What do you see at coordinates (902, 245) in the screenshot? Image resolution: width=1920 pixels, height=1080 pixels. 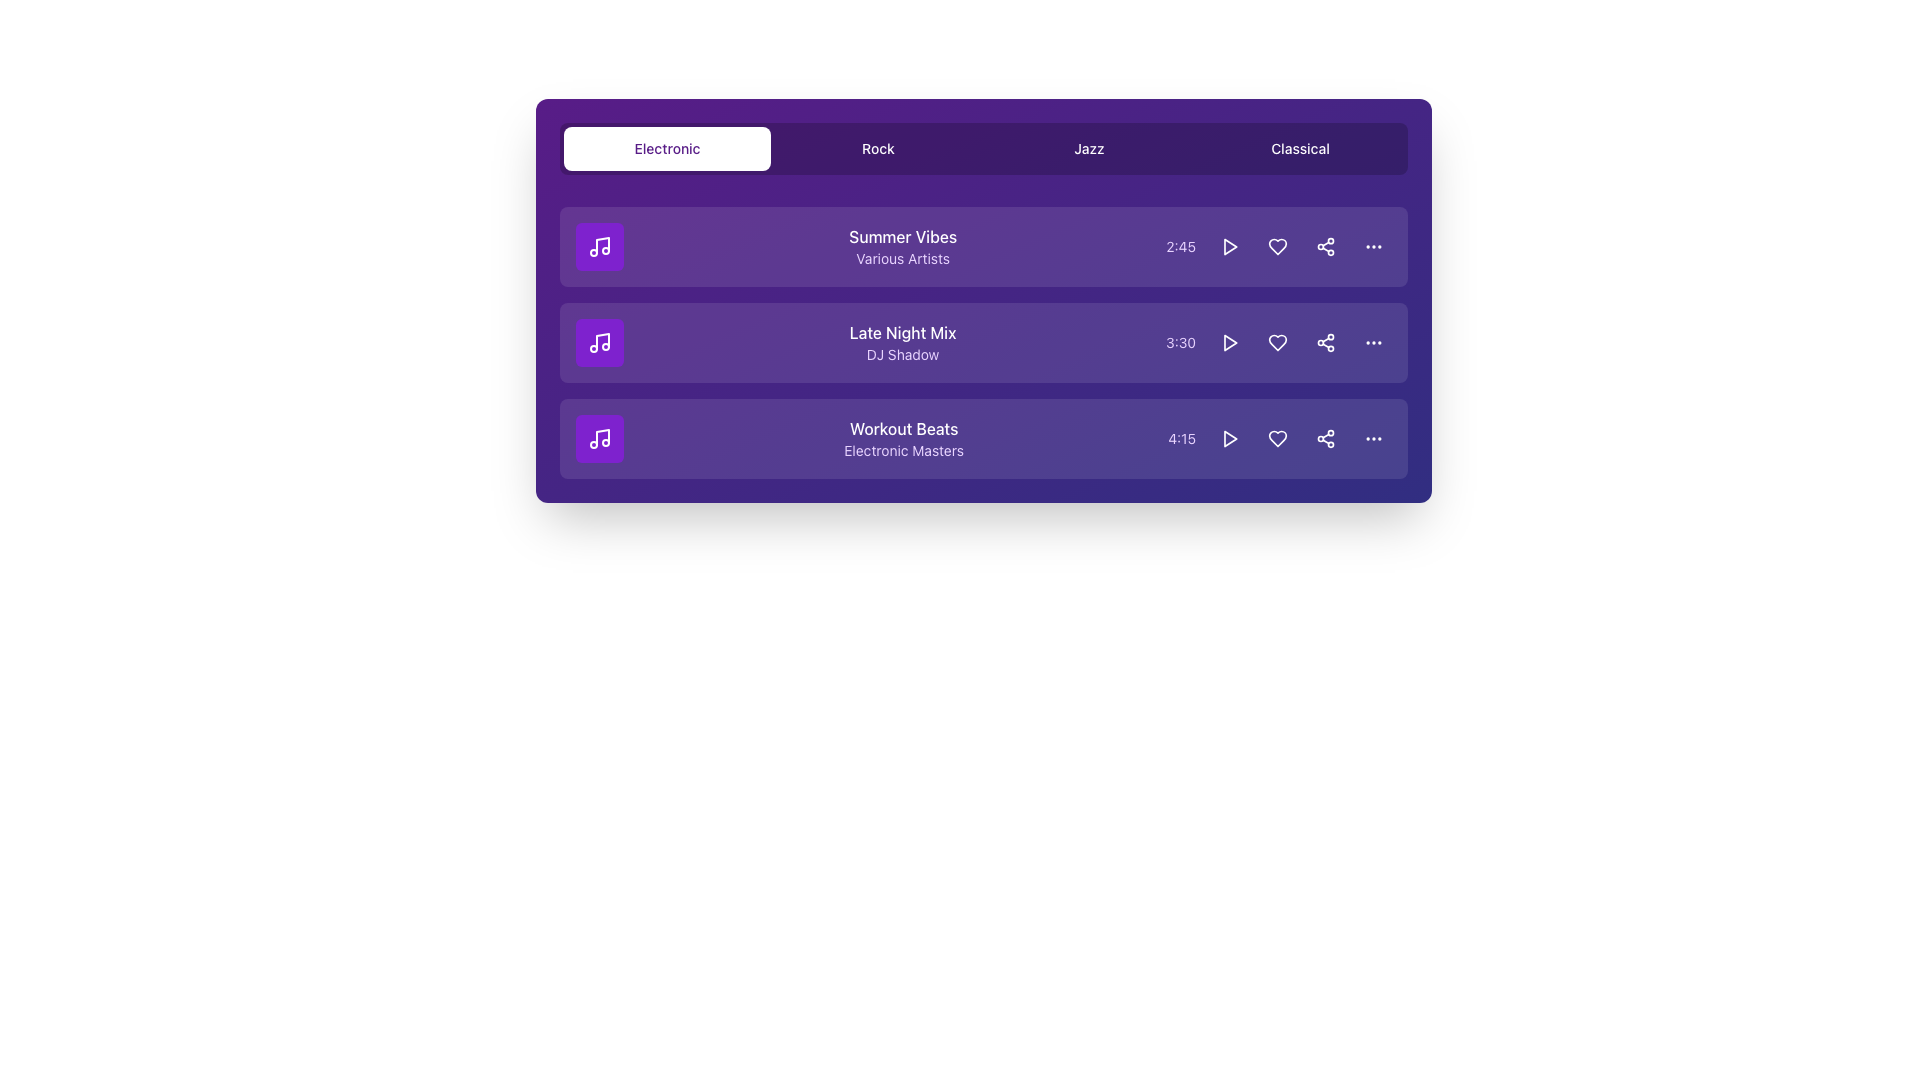 I see `the read-only text label component that displays the title and artist information for a music track in the first row of the playlist interface` at bounding box center [902, 245].